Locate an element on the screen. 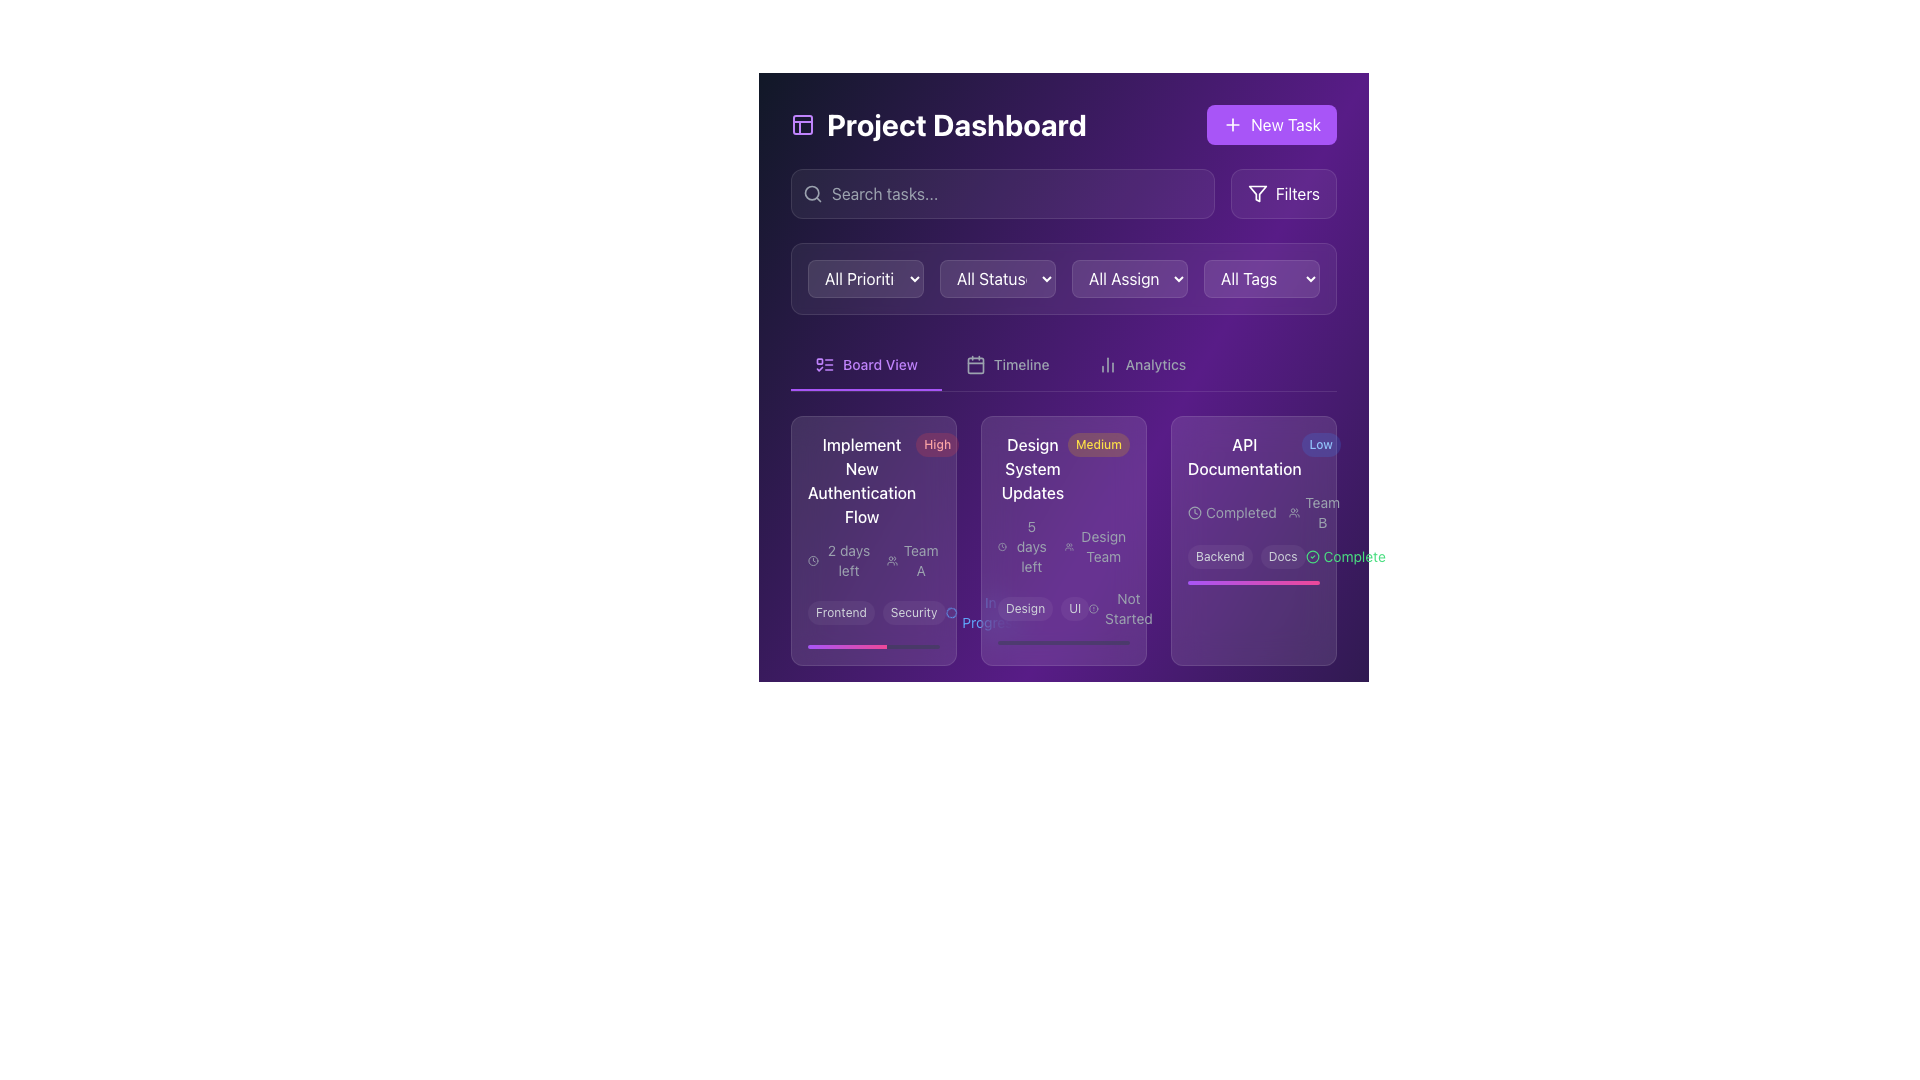 The height and width of the screenshot is (1080, 1920). the title 'Implement New Authentication Flow' in the task card is located at coordinates (873, 481).